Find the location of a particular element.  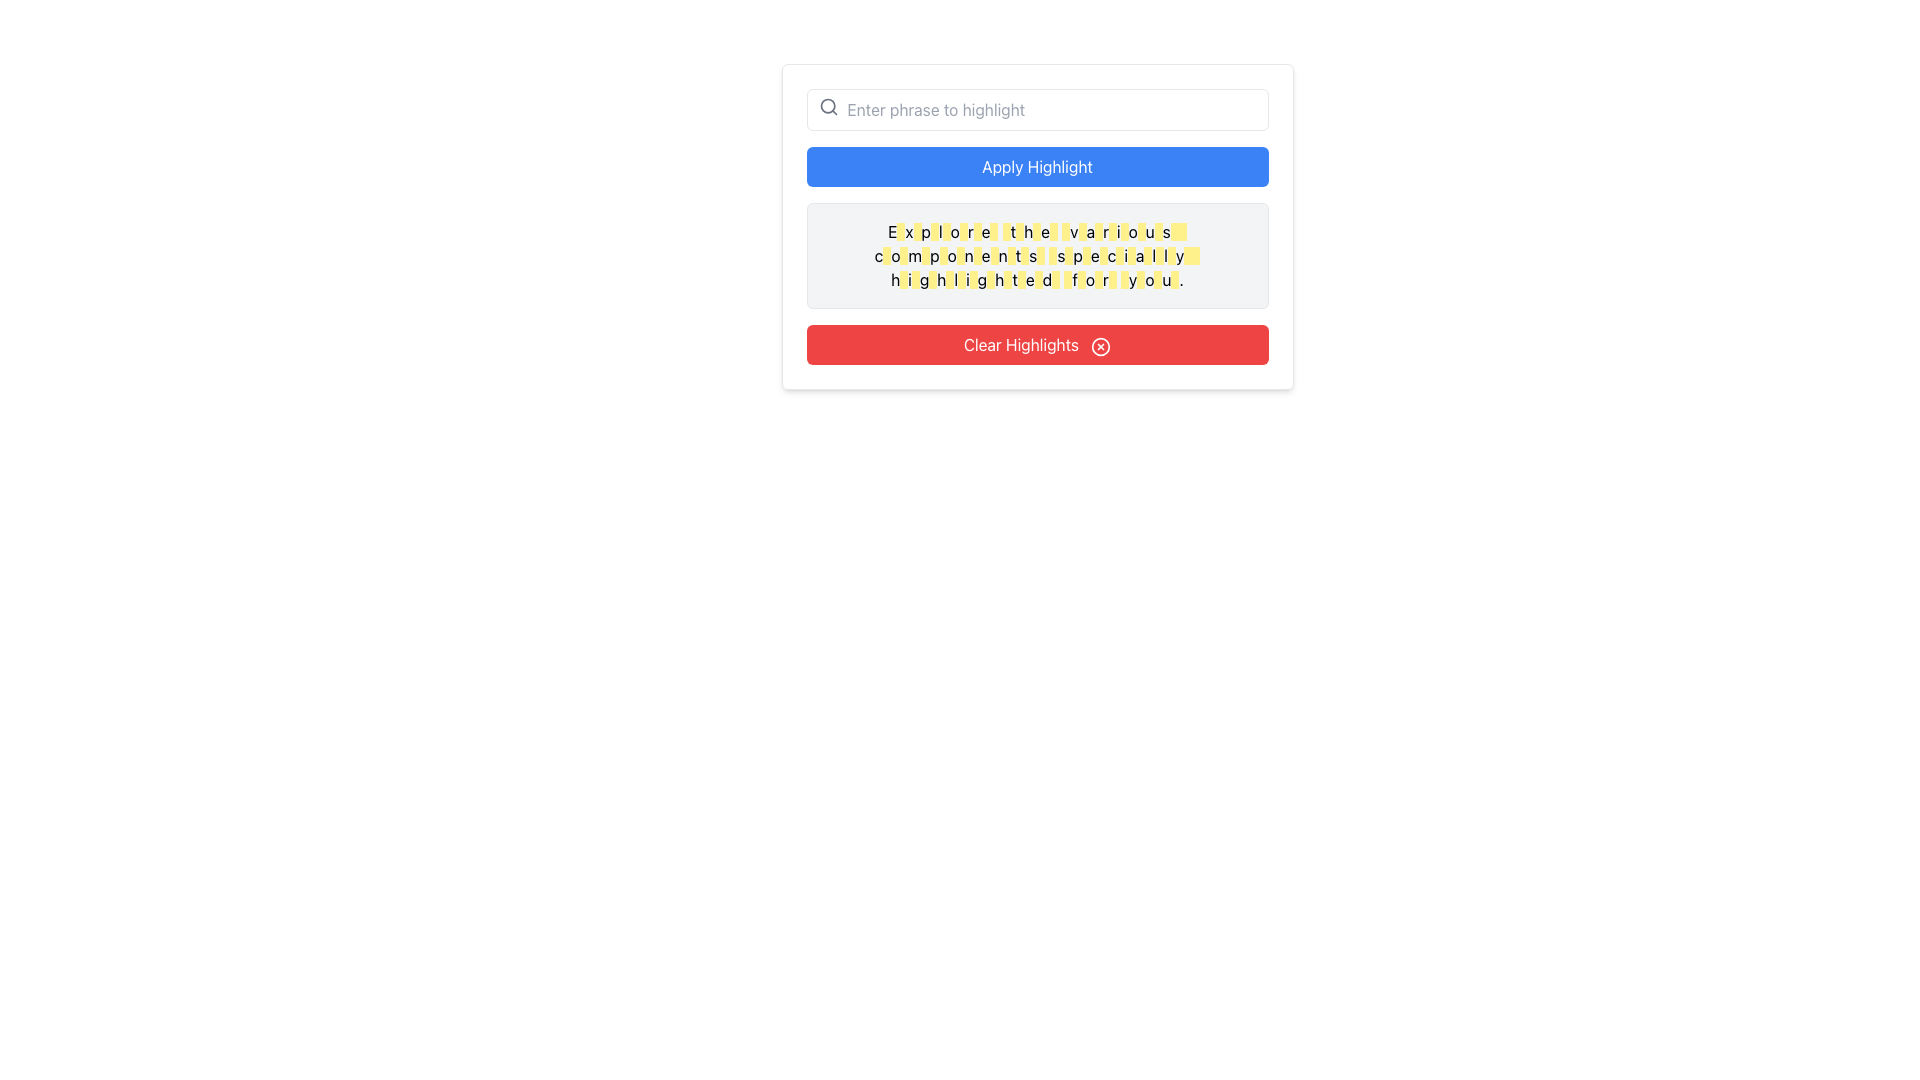

the Highlight marker, which is the last element in the sentence with distinctive background styling meant for emphasizing text is located at coordinates (1158, 280).